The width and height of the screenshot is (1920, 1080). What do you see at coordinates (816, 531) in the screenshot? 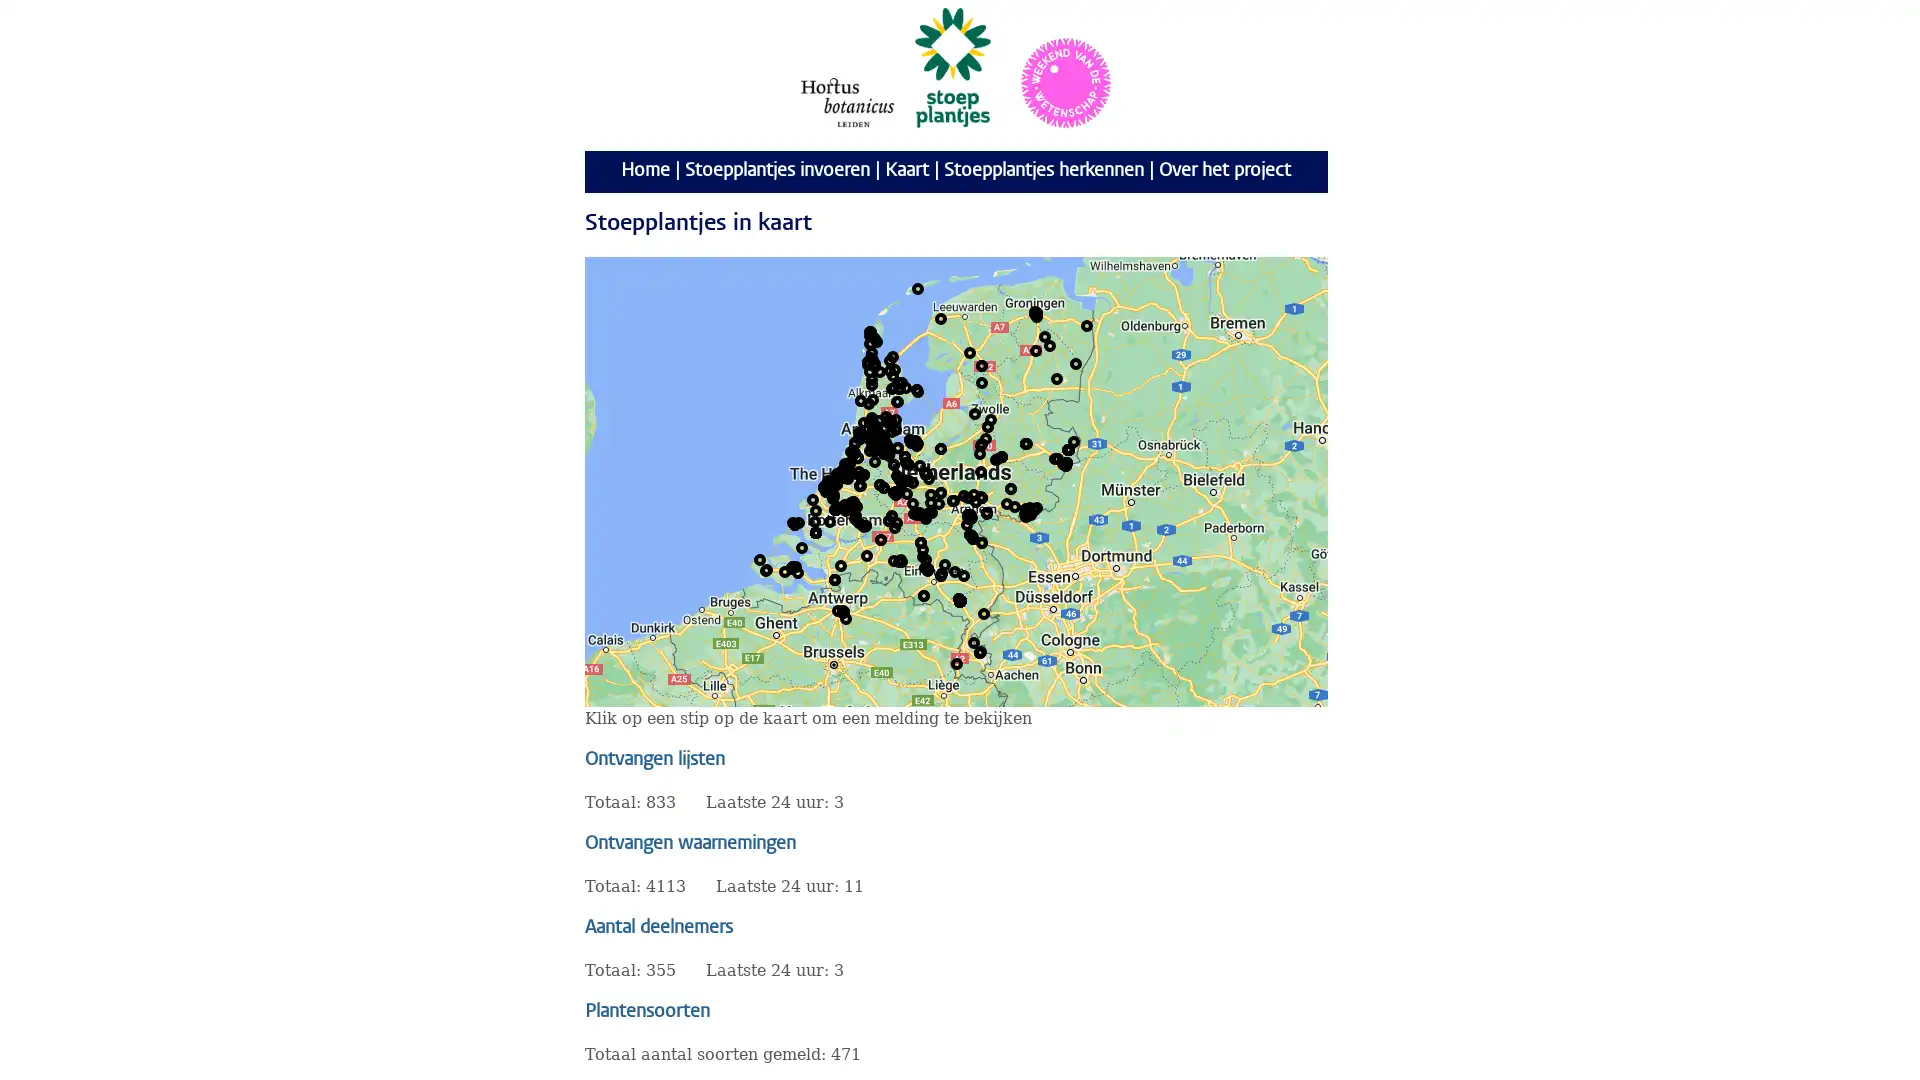
I see `Telling van Jelle de Witte op 03 juni 2022` at bounding box center [816, 531].